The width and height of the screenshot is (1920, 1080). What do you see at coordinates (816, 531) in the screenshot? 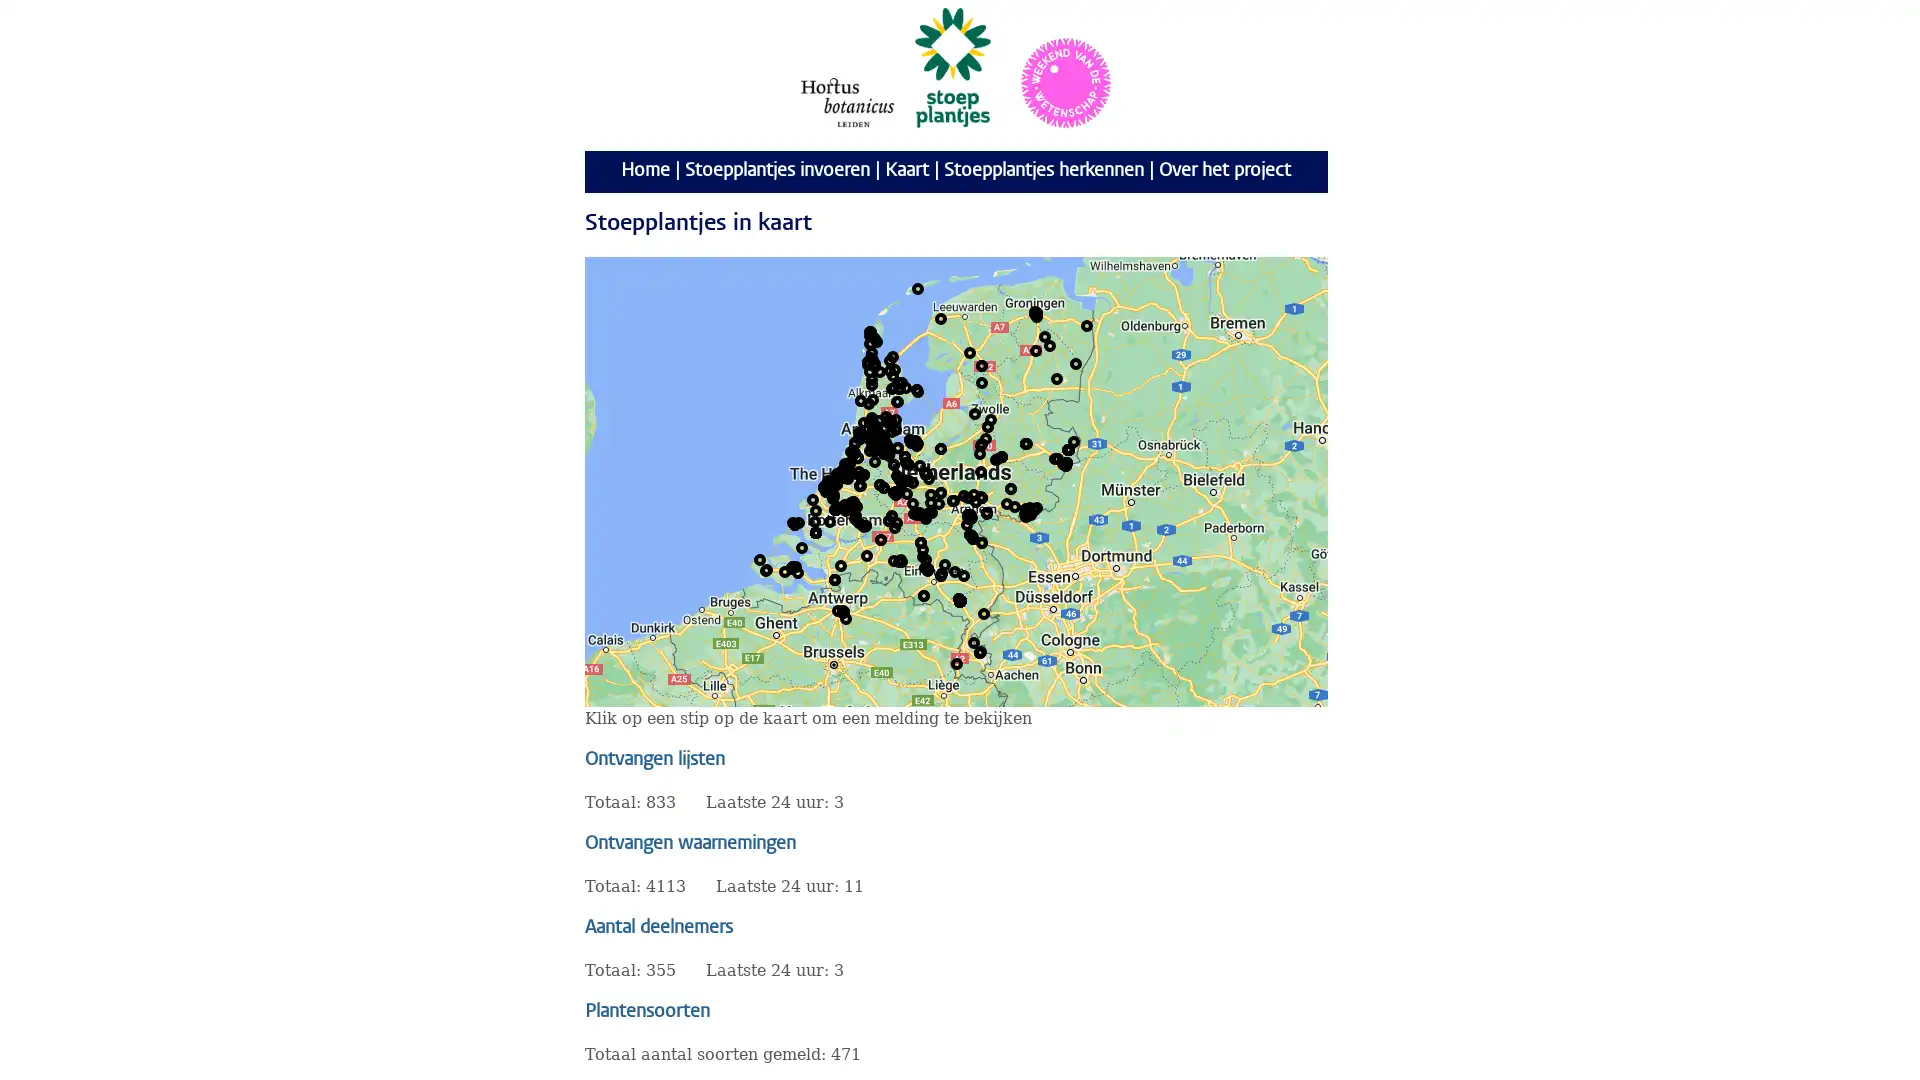
I see `Telling van Jelle de Witte op 03 juni 2022` at bounding box center [816, 531].